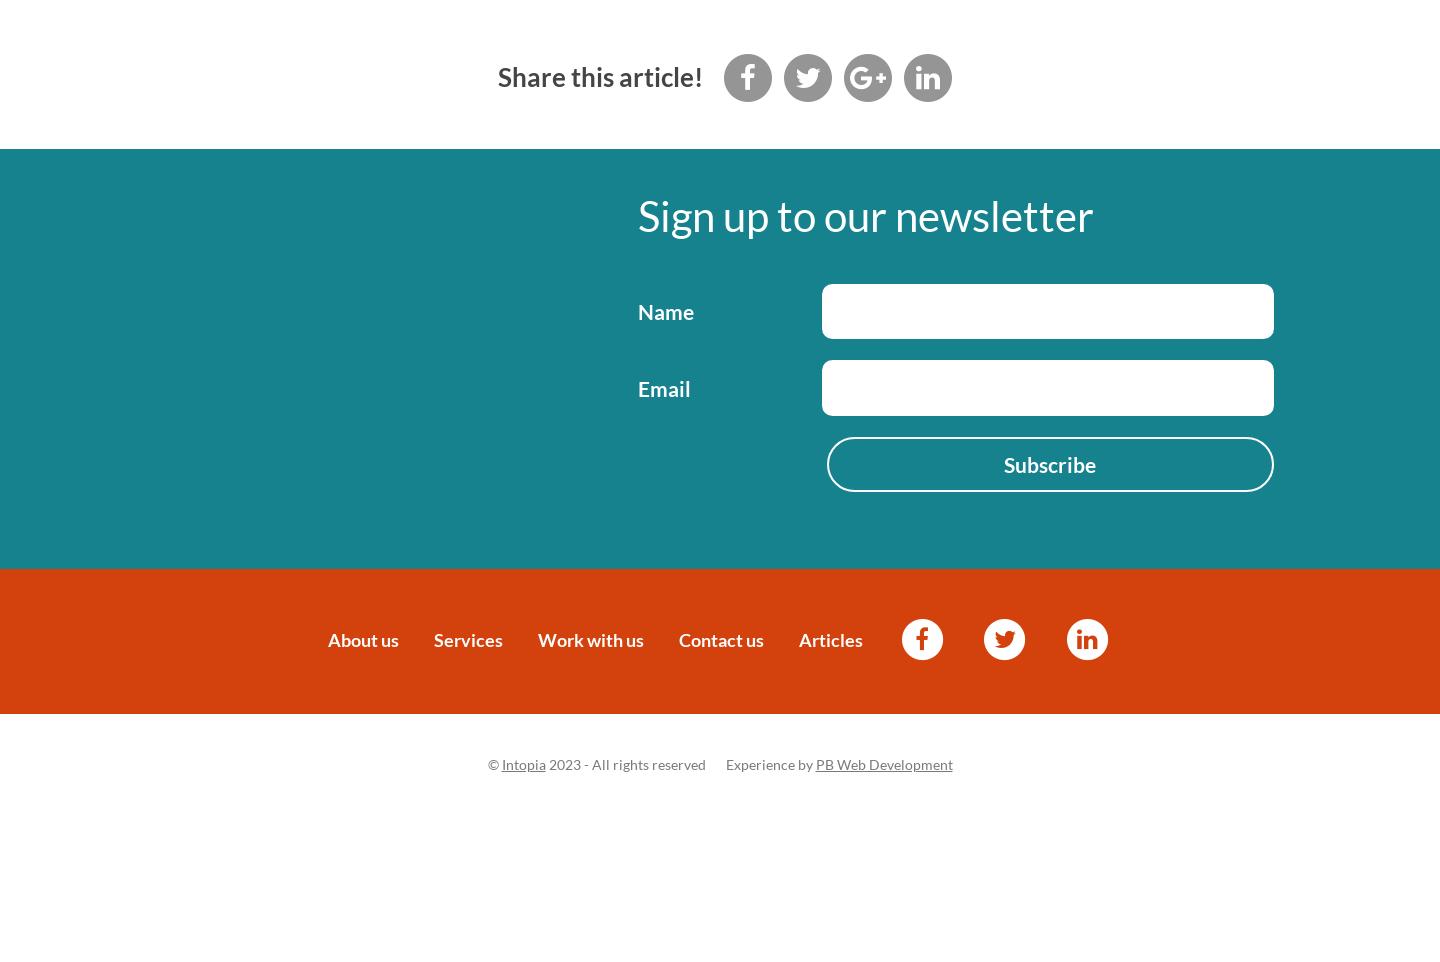 The width and height of the screenshot is (1440, 962). I want to click on 'Name', so click(664, 310).